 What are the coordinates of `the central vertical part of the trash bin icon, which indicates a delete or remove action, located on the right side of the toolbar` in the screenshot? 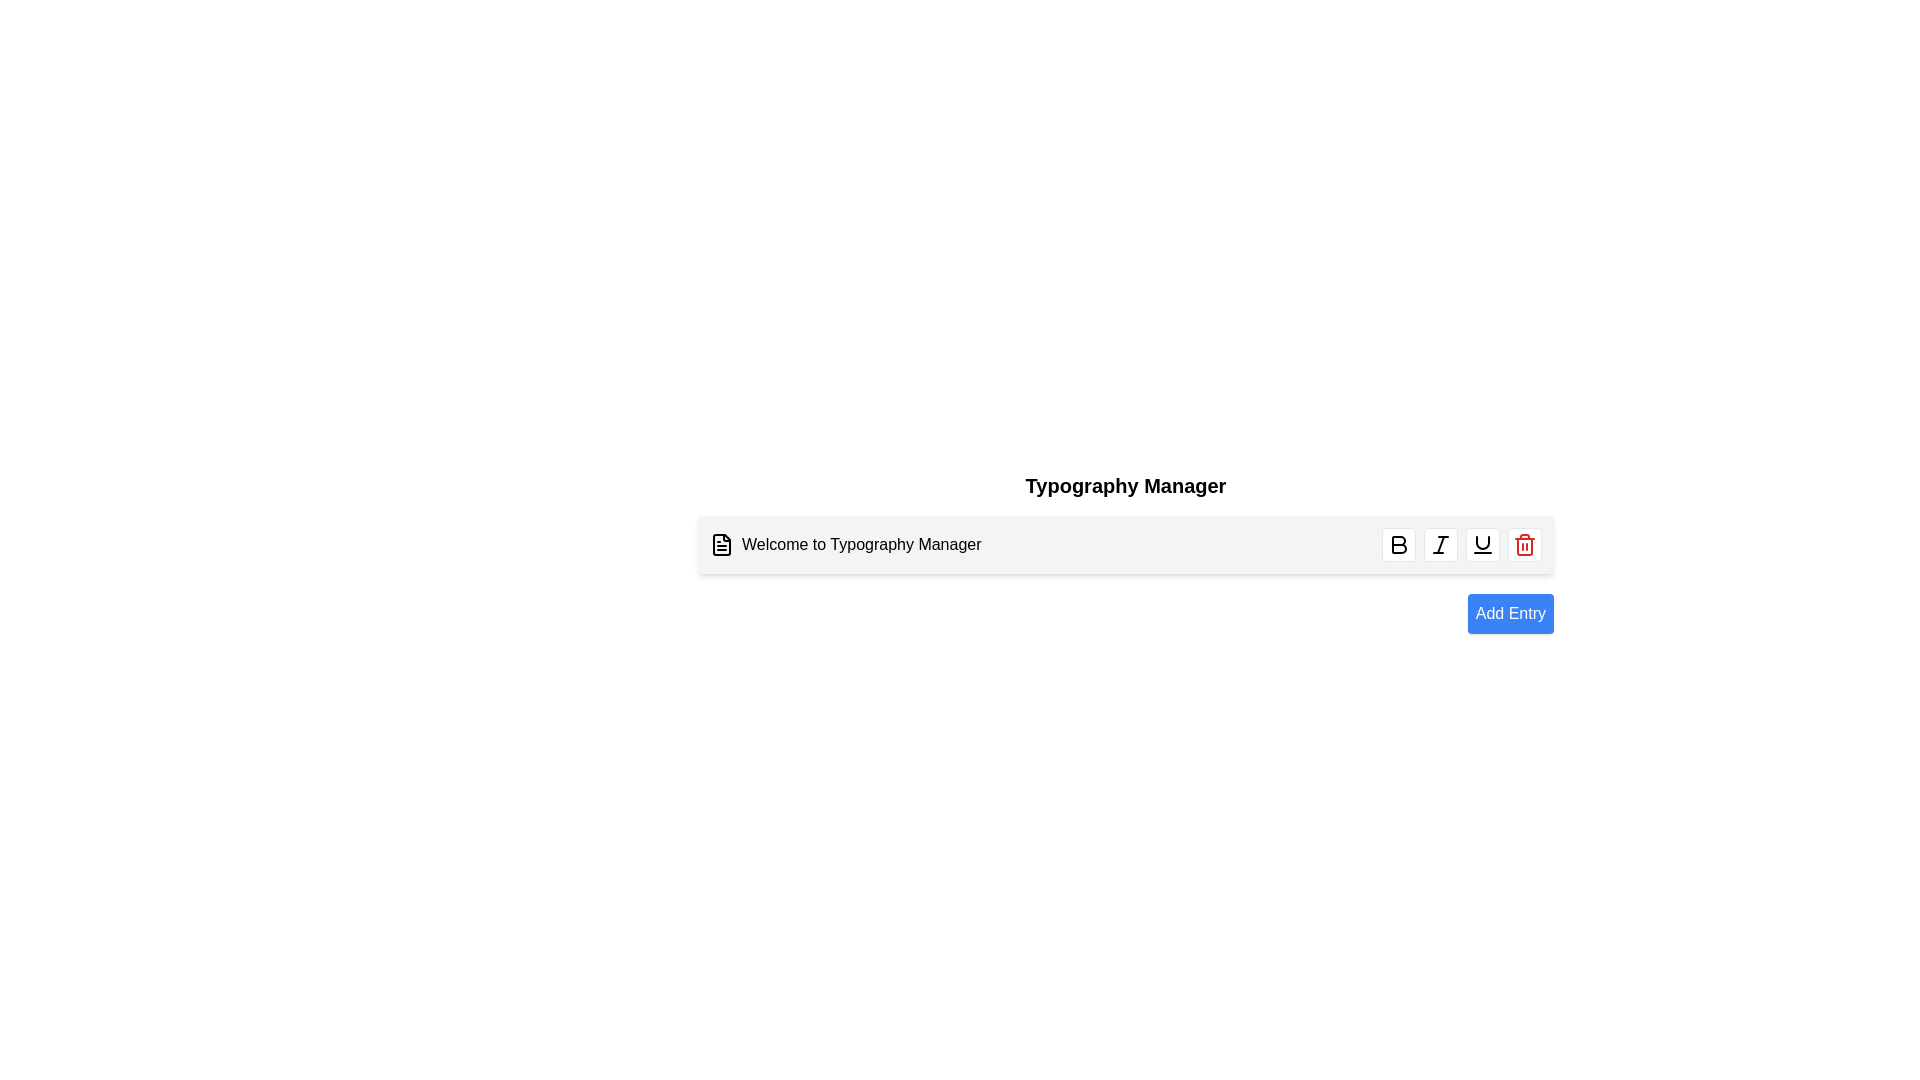 It's located at (1524, 547).